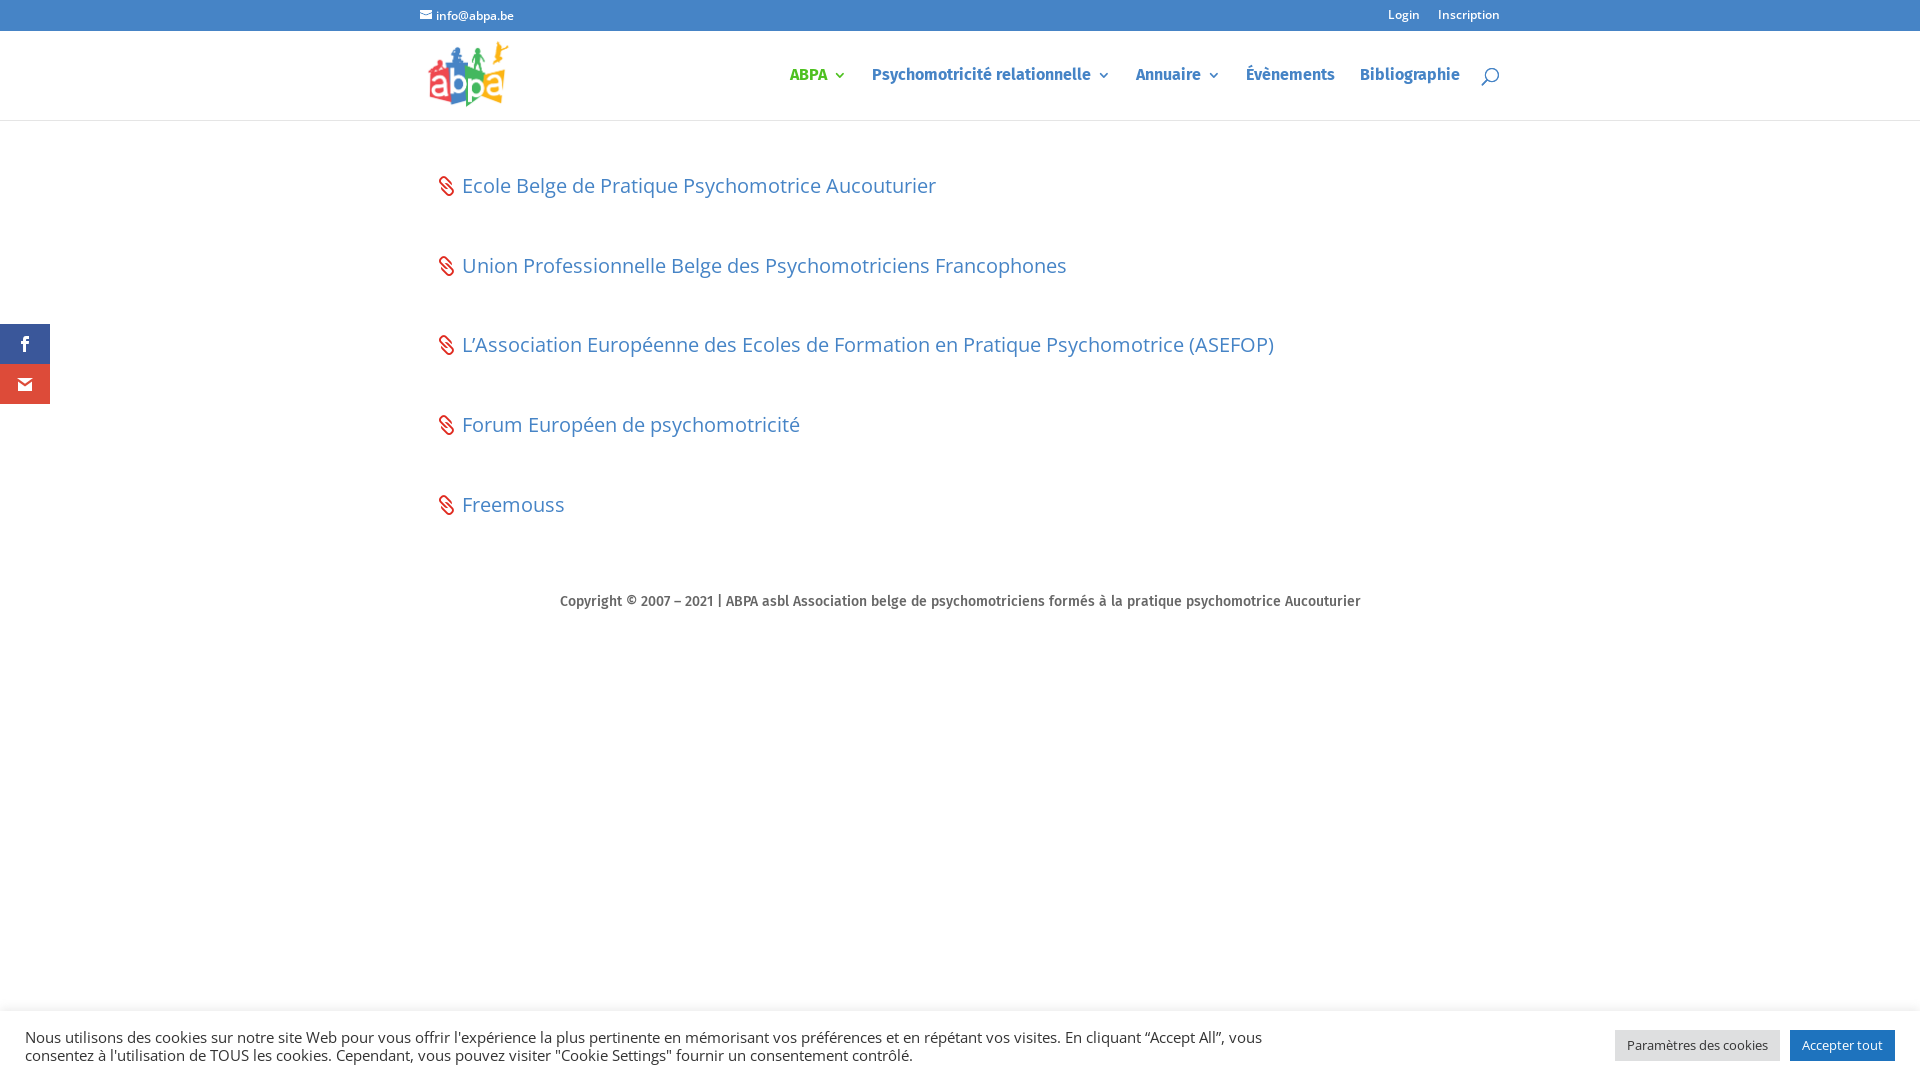 The width and height of the screenshot is (1920, 1080). What do you see at coordinates (818, 93) in the screenshot?
I see `'ABPA'` at bounding box center [818, 93].